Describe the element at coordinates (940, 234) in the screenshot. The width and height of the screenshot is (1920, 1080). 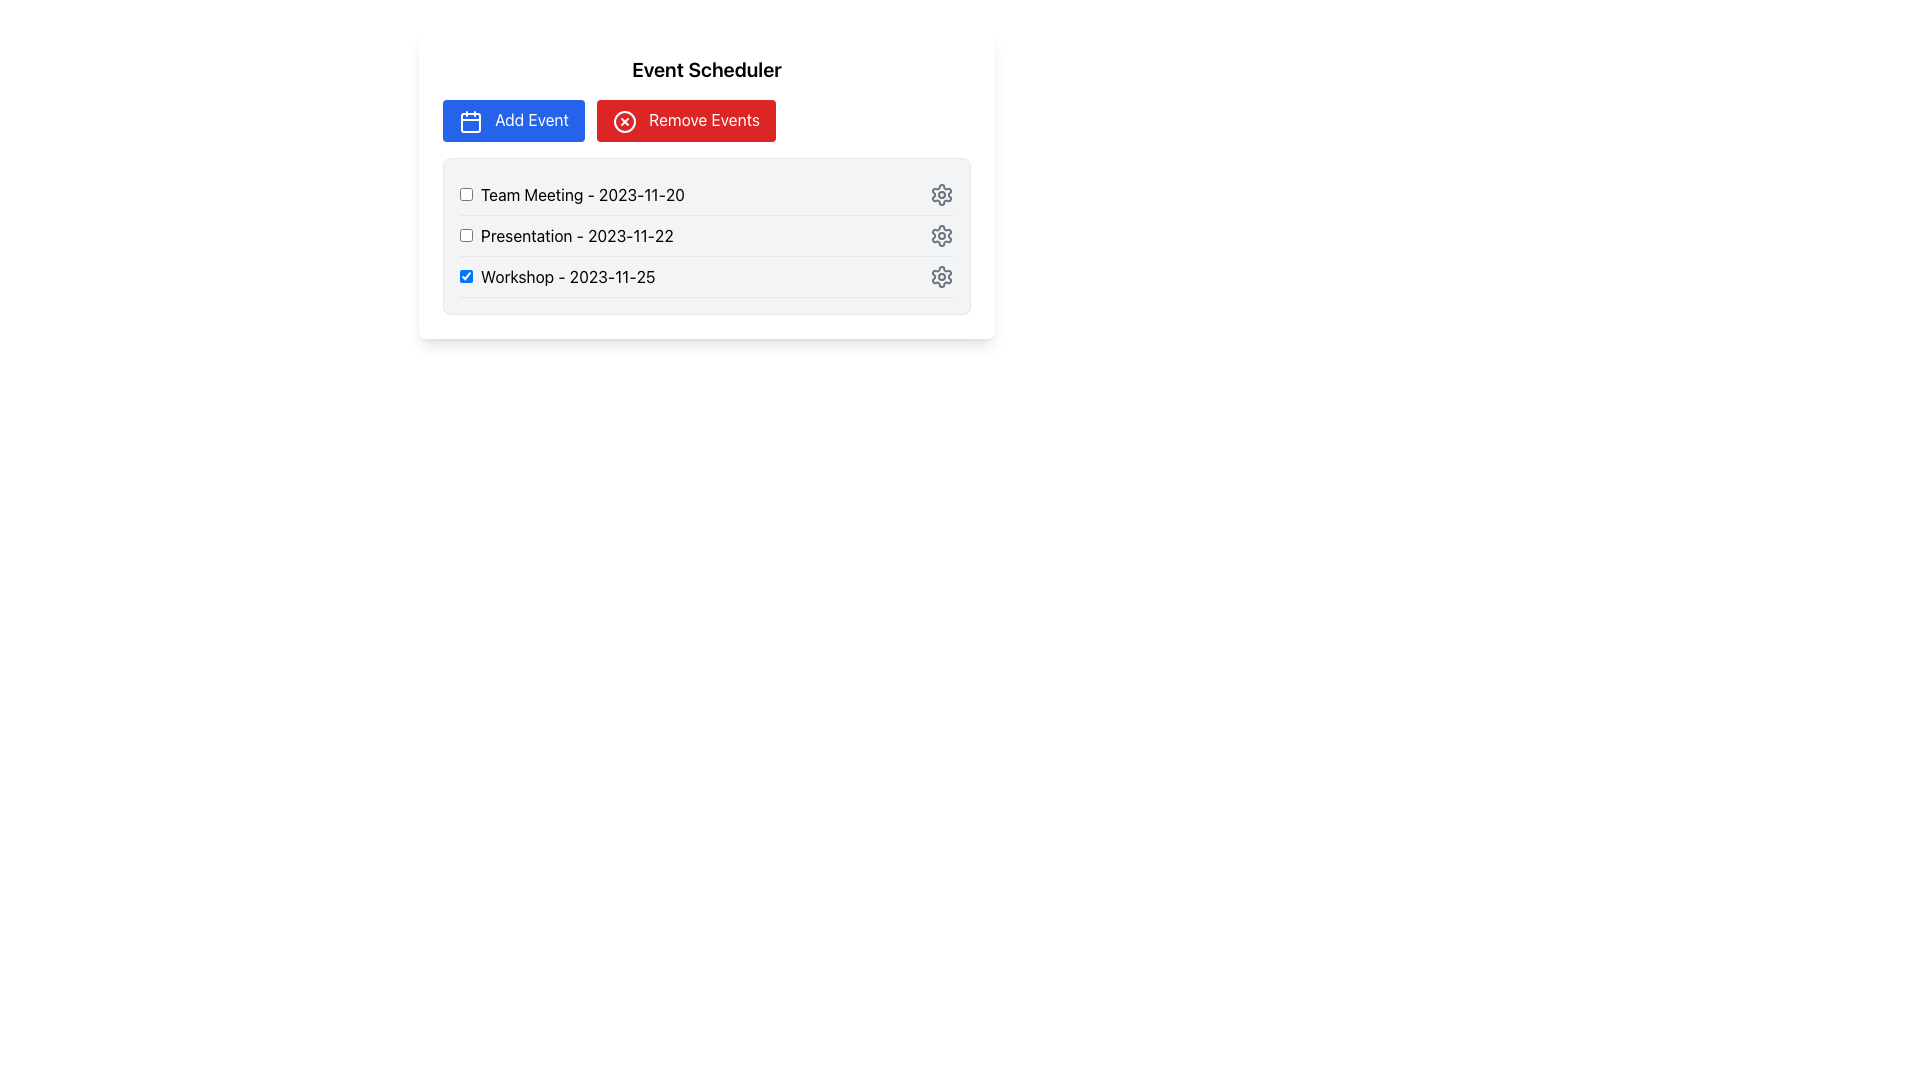
I see `the icon button on the far right side of the row for 'Presentation - 2023-11-22'` at that location.